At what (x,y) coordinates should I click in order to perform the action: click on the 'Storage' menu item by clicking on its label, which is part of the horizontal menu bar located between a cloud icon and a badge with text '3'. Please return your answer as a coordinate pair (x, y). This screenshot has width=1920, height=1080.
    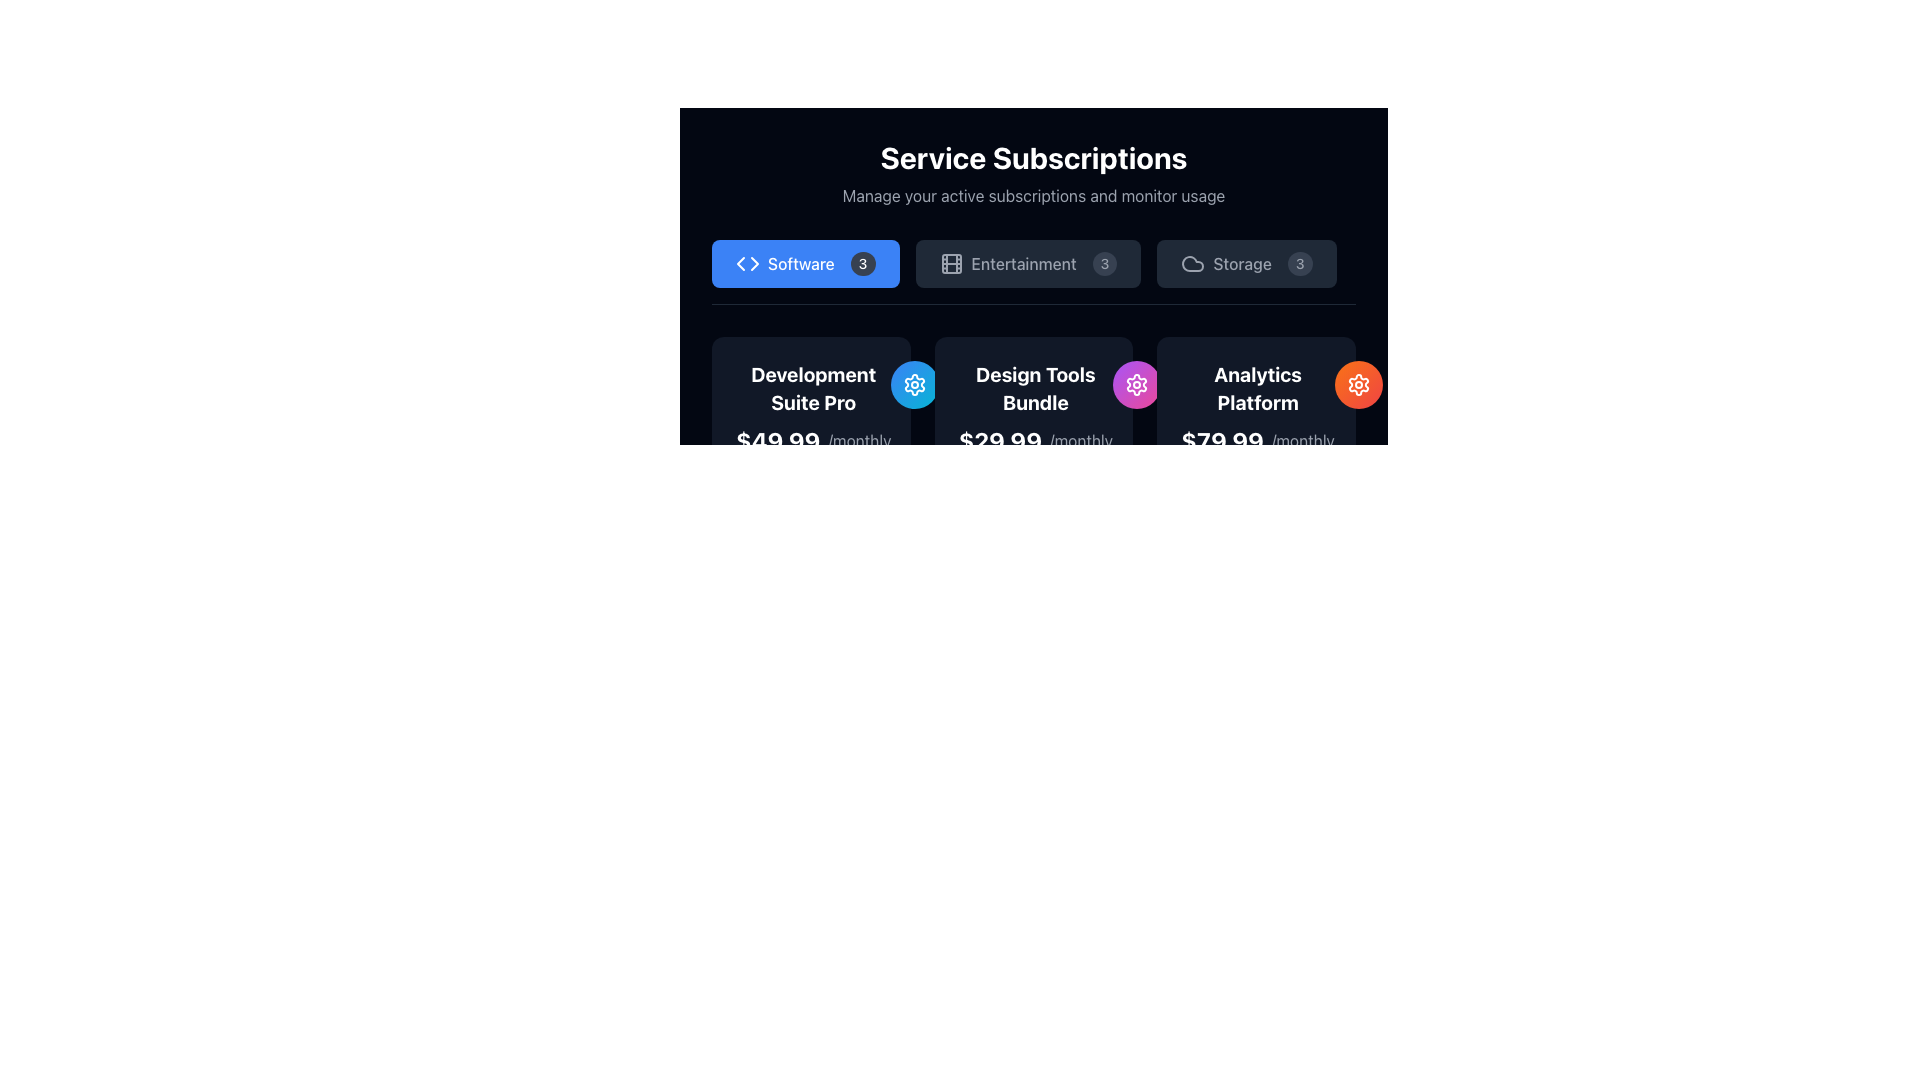
    Looking at the image, I should click on (1241, 262).